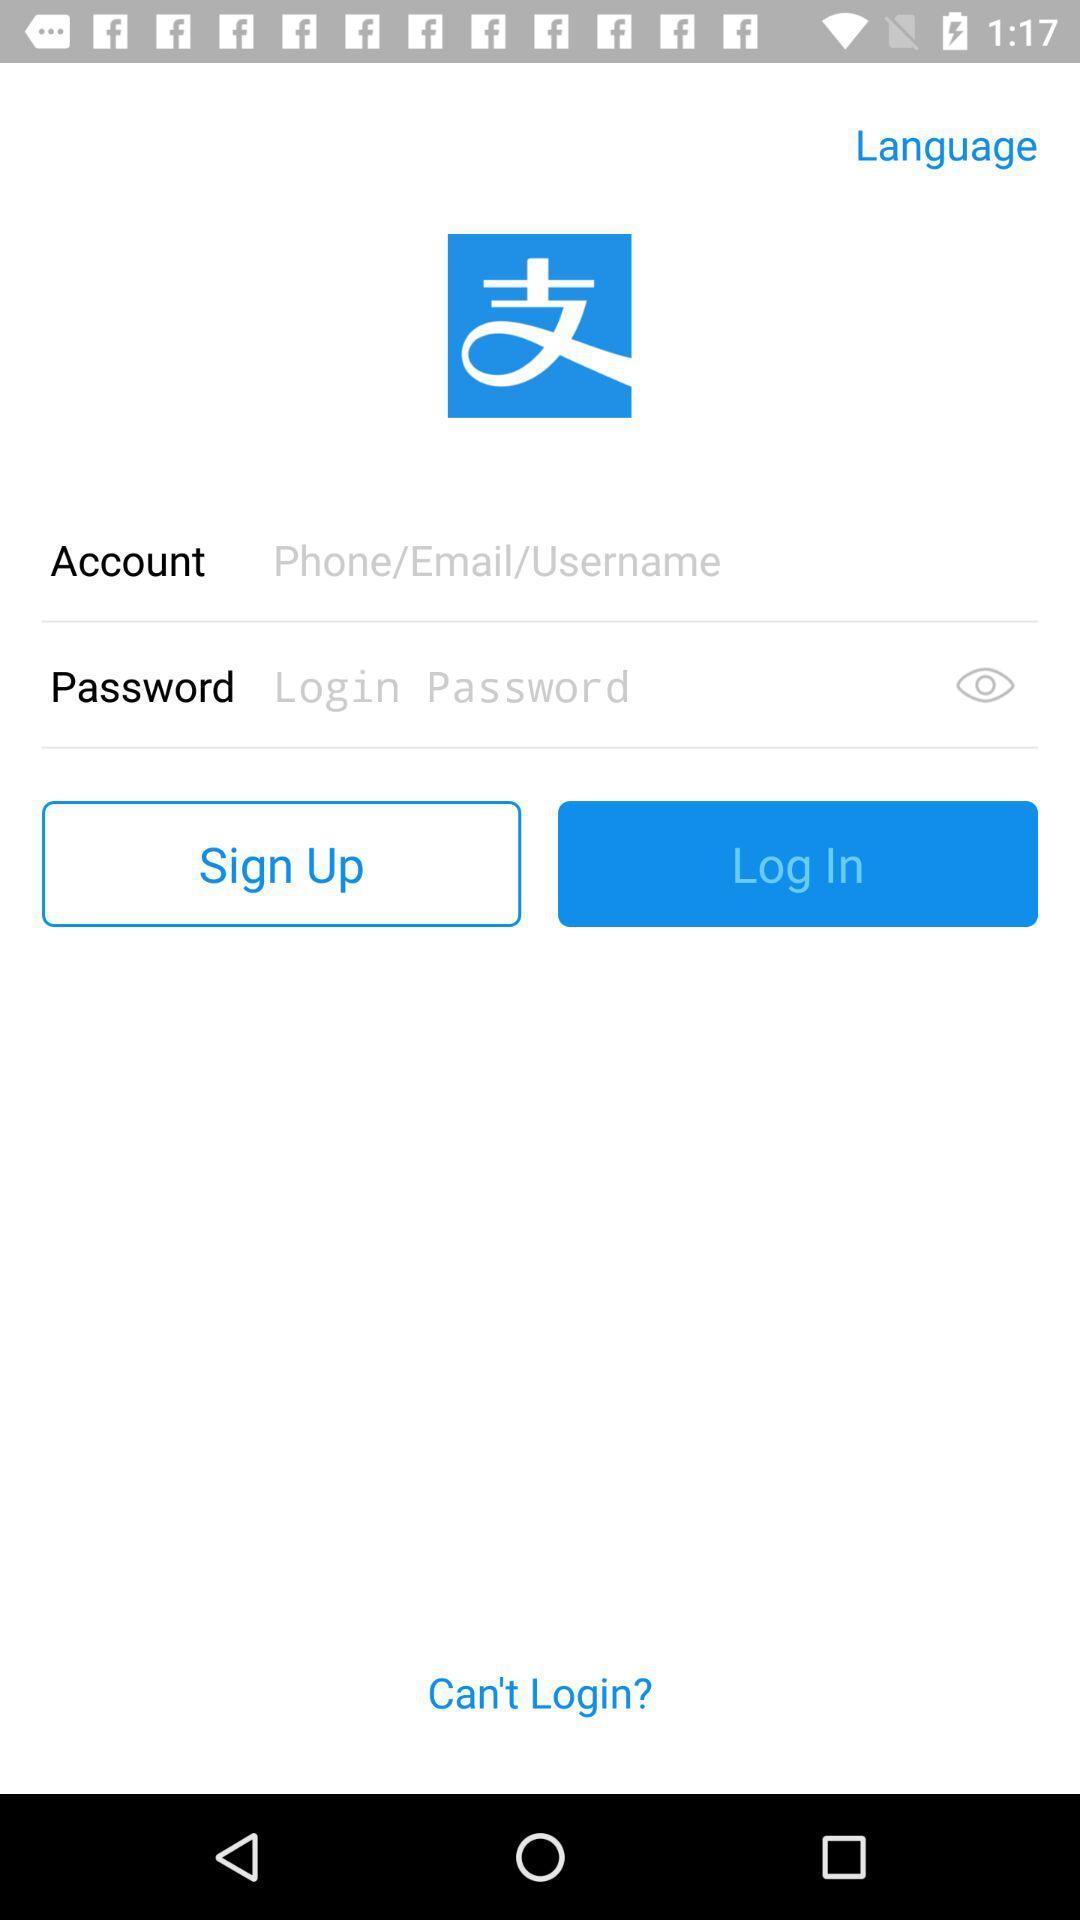 The height and width of the screenshot is (1920, 1080). I want to click on the can't login? icon, so click(540, 1714).